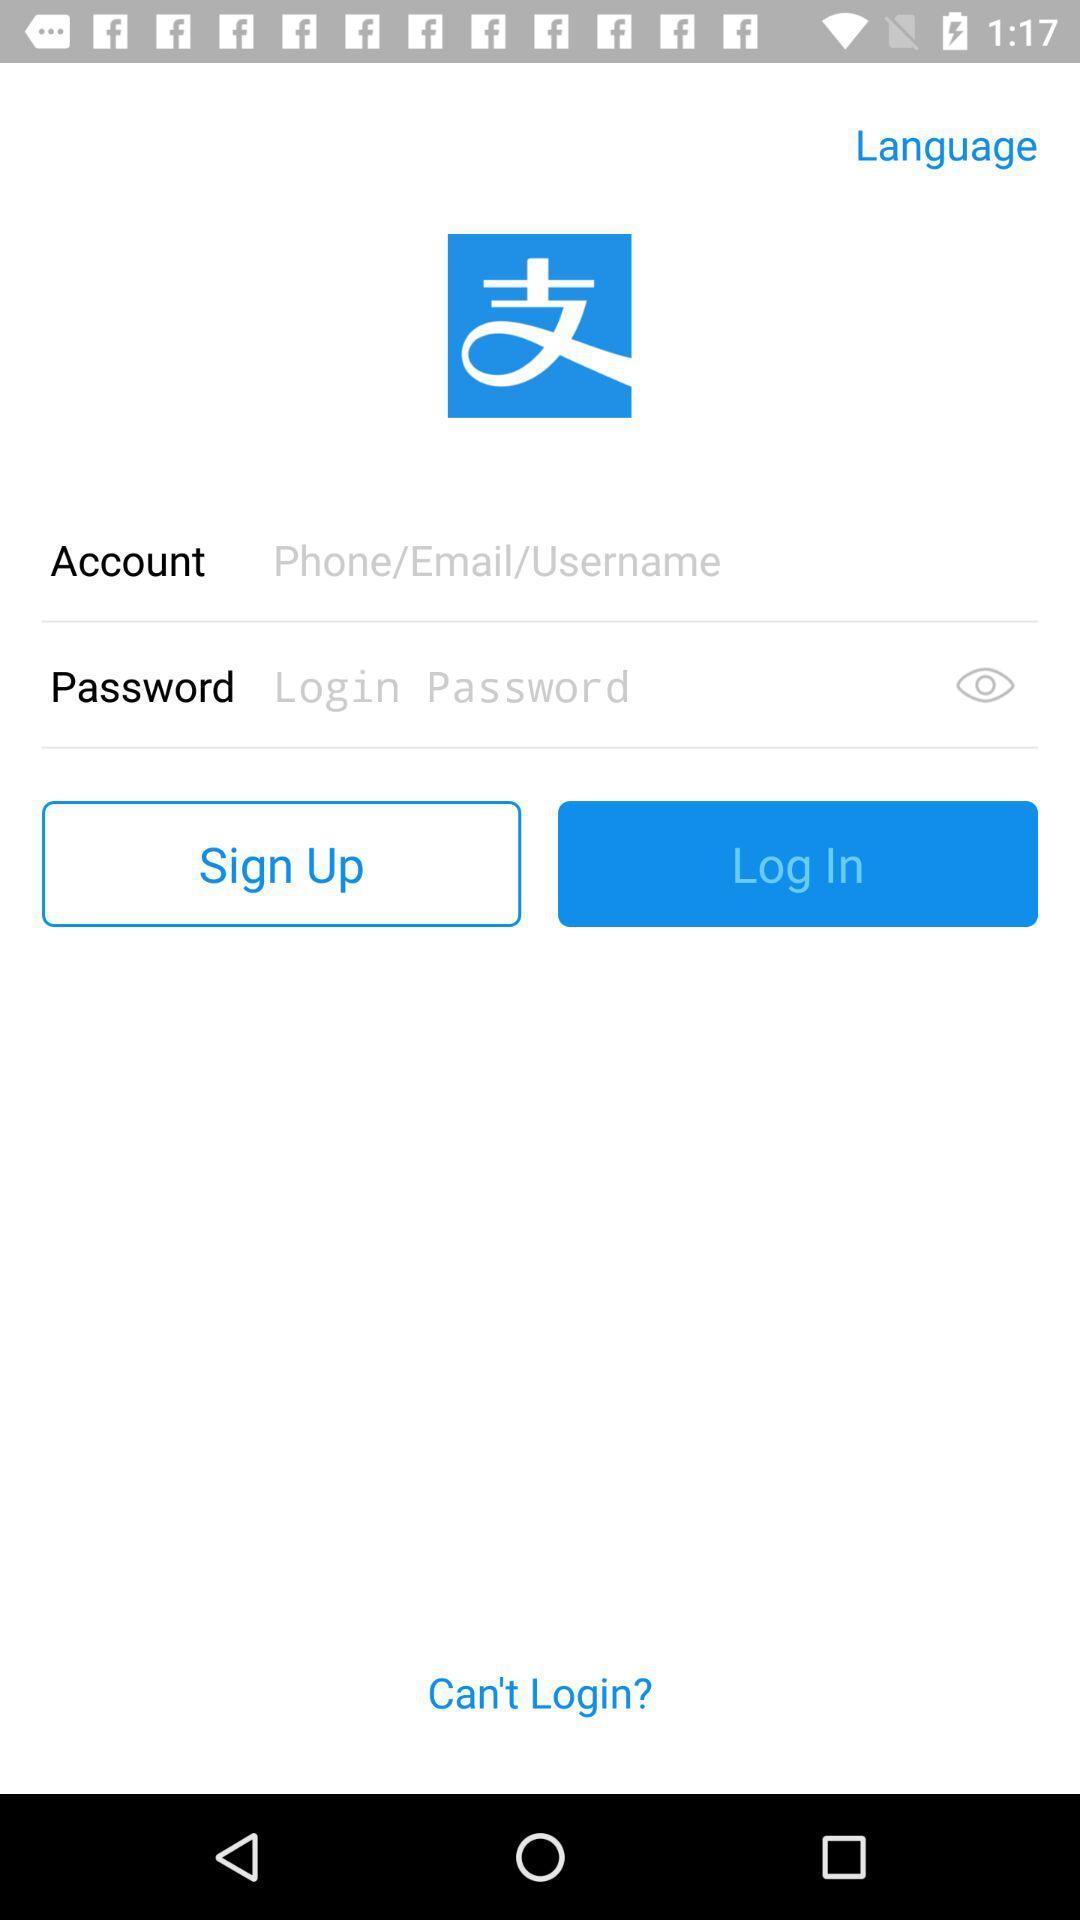 The height and width of the screenshot is (1920, 1080). I want to click on the can't login? icon, so click(540, 1714).